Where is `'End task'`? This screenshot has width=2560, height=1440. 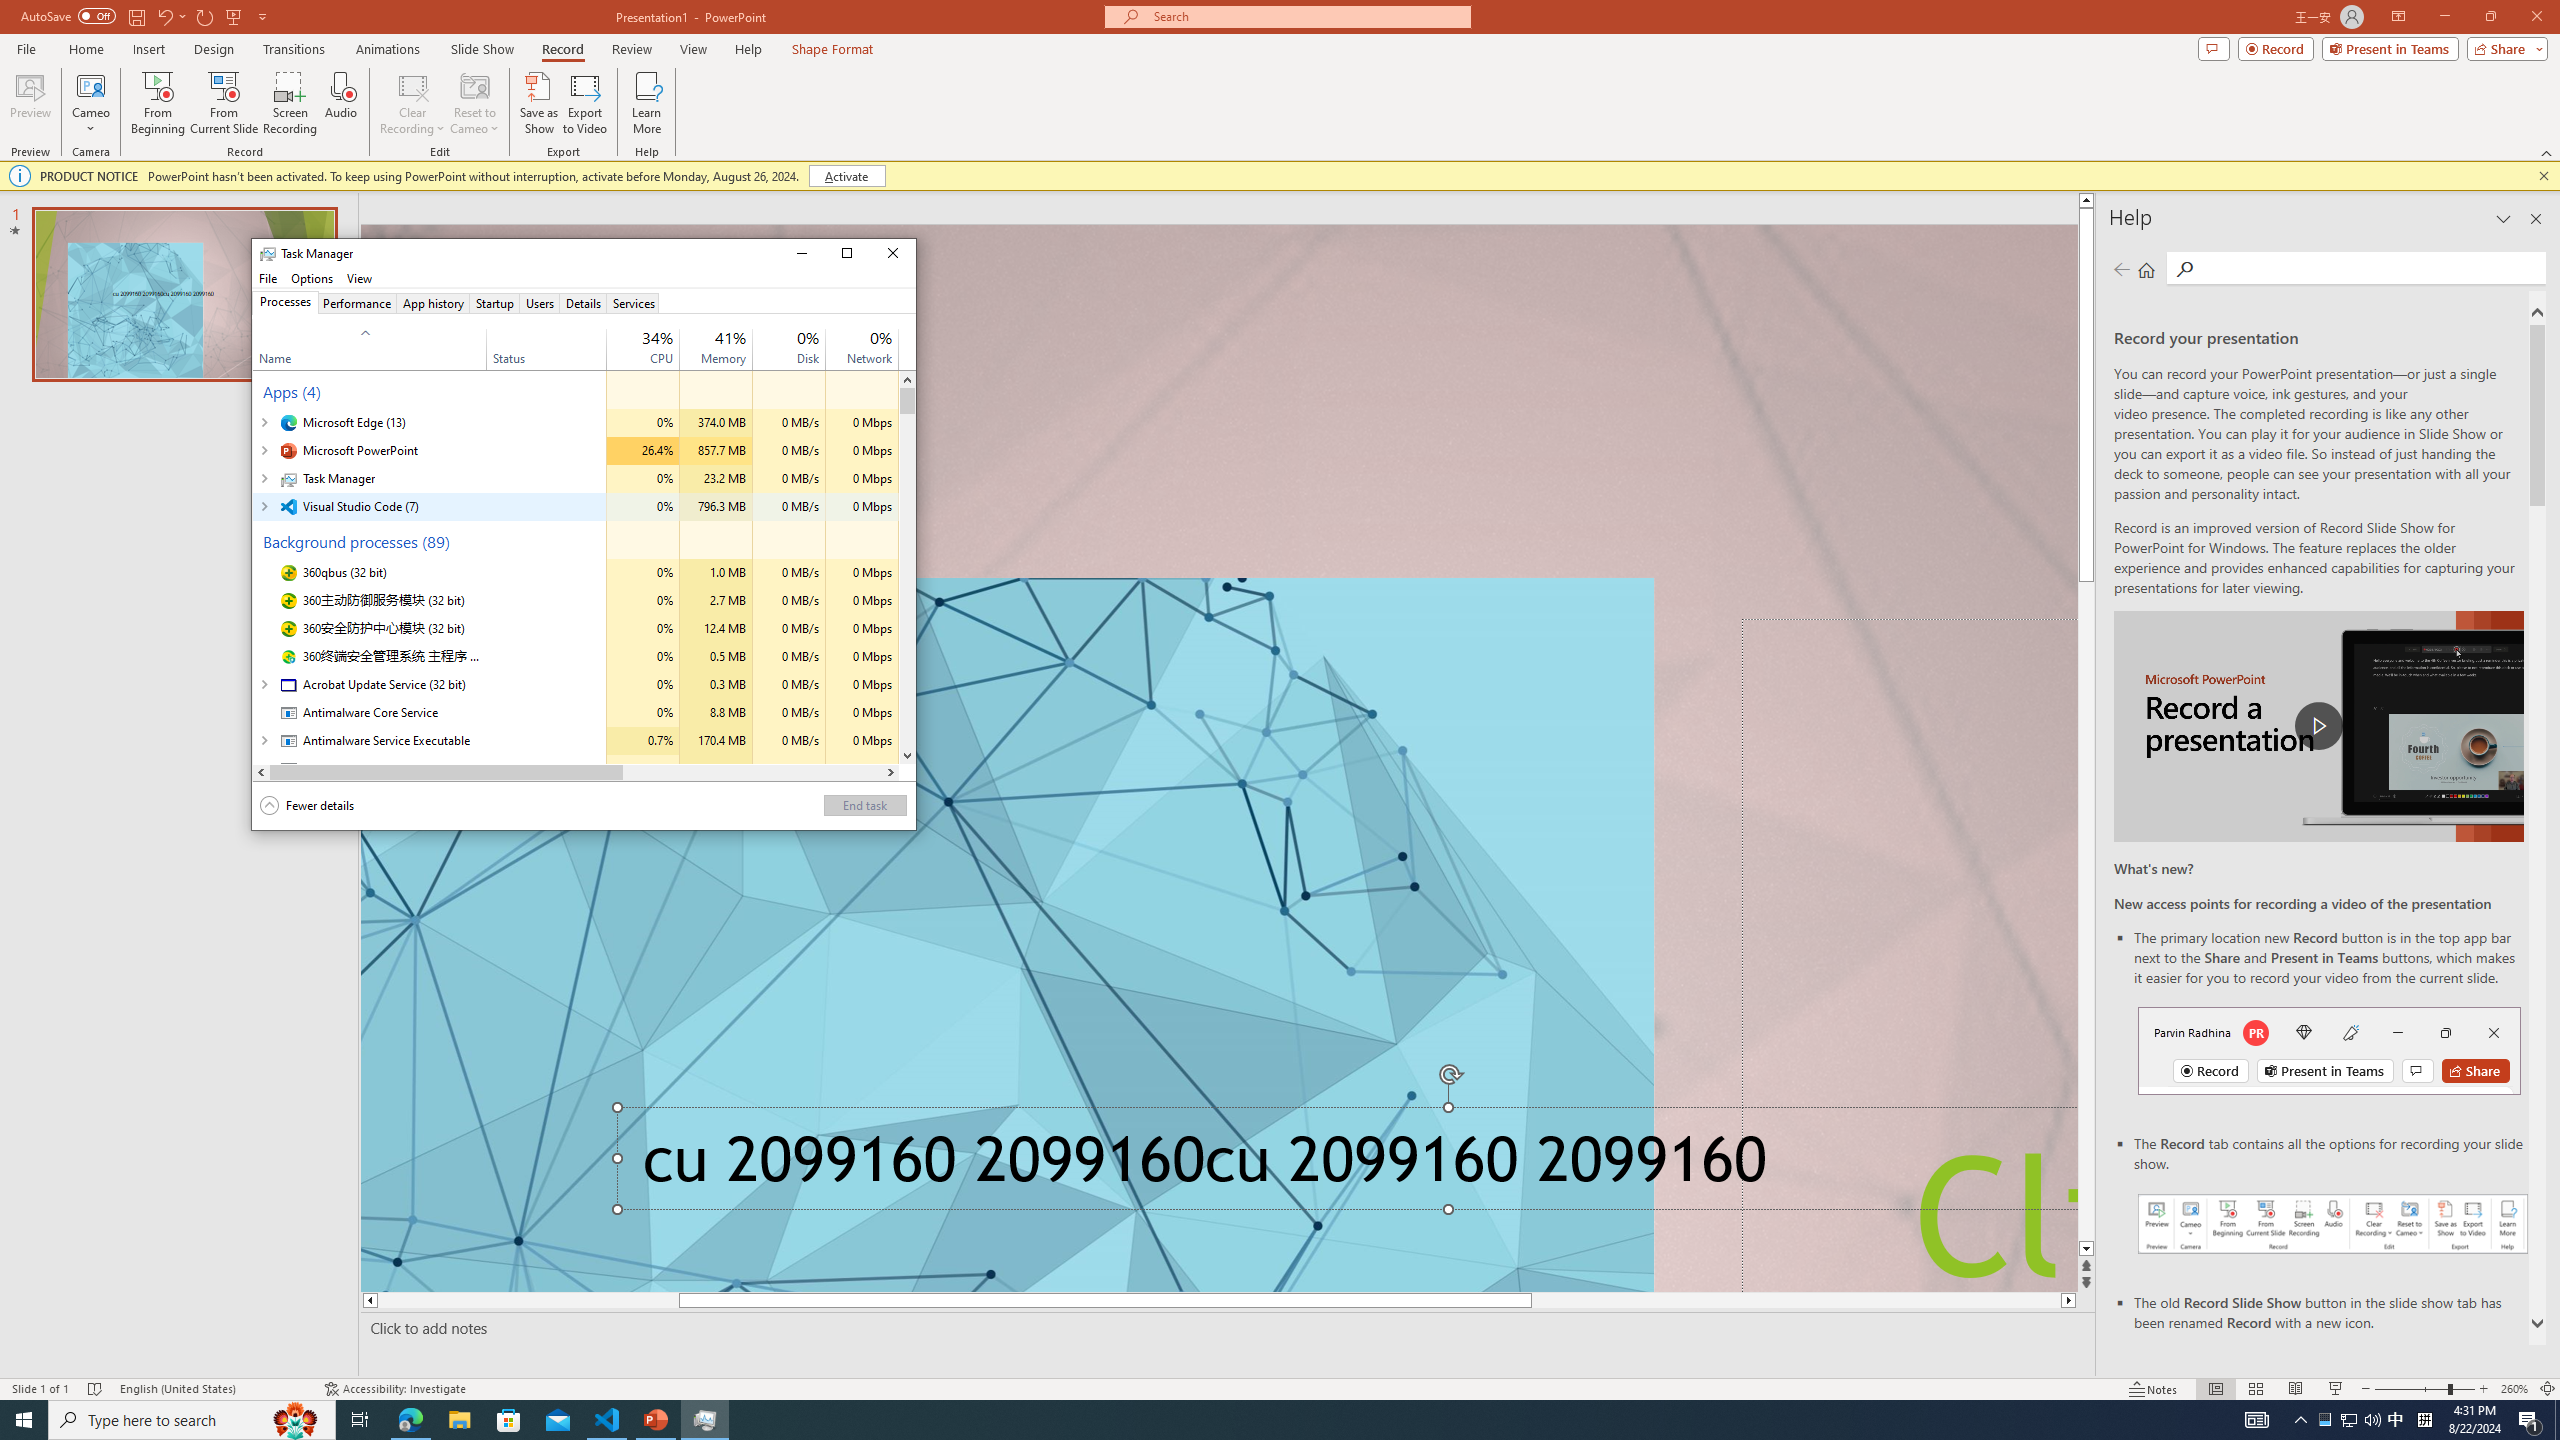 'End task' is located at coordinates (864, 804).